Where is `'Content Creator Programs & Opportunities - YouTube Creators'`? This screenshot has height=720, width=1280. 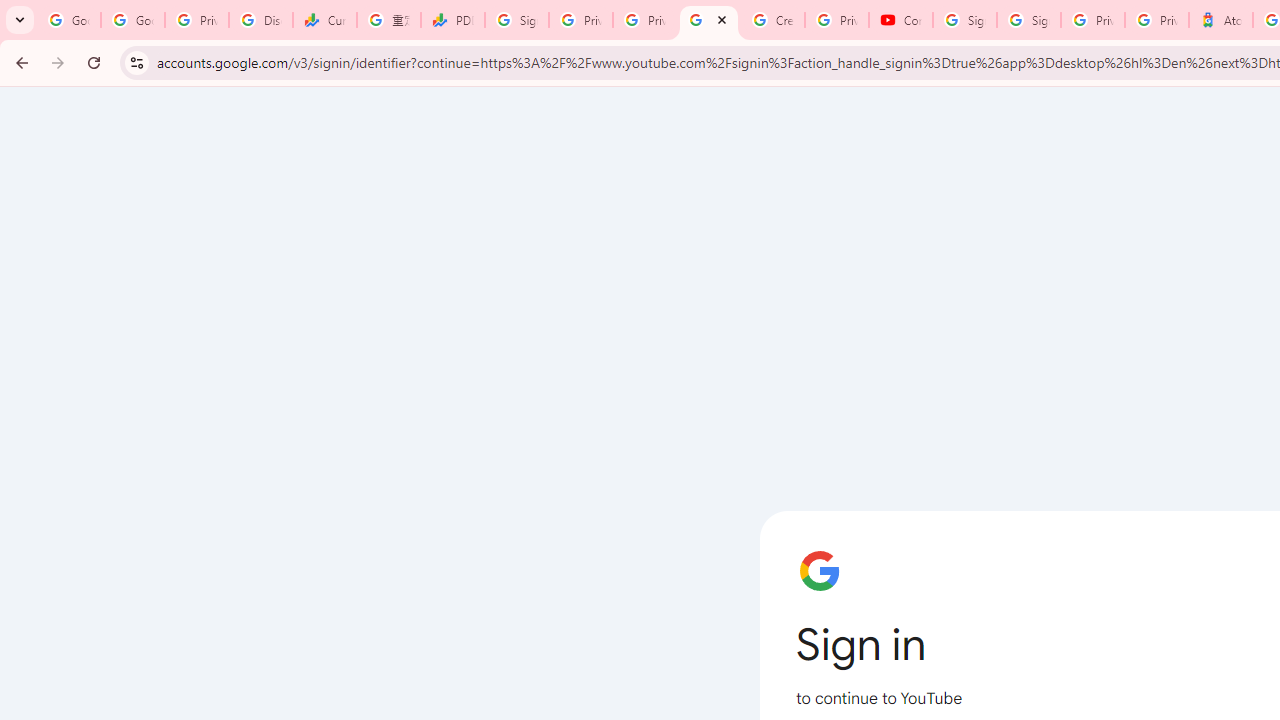
'Content Creator Programs & Opportunities - YouTube Creators' is located at coordinates (900, 20).